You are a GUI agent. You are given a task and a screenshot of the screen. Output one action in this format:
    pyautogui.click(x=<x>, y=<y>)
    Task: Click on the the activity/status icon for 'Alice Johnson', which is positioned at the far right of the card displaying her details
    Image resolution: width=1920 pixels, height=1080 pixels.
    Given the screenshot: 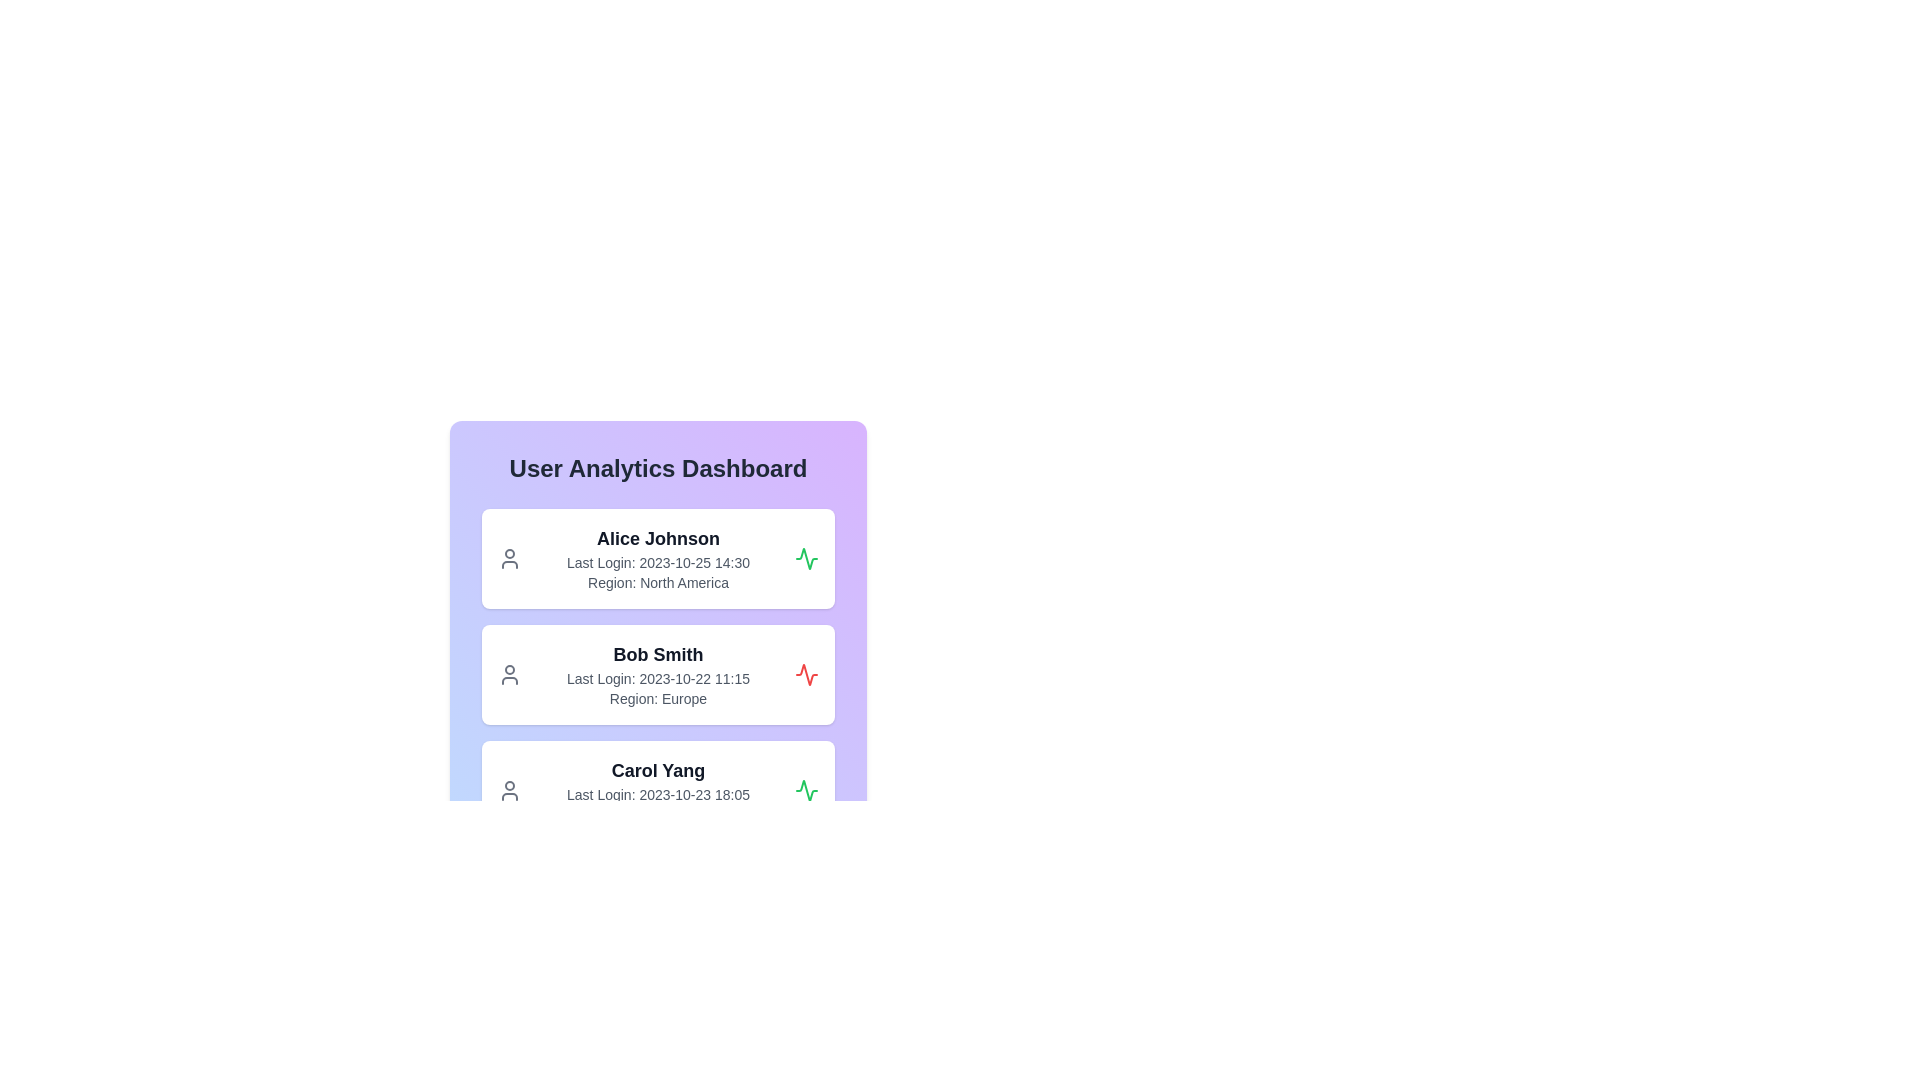 What is the action you would take?
    pyautogui.click(x=806, y=559)
    